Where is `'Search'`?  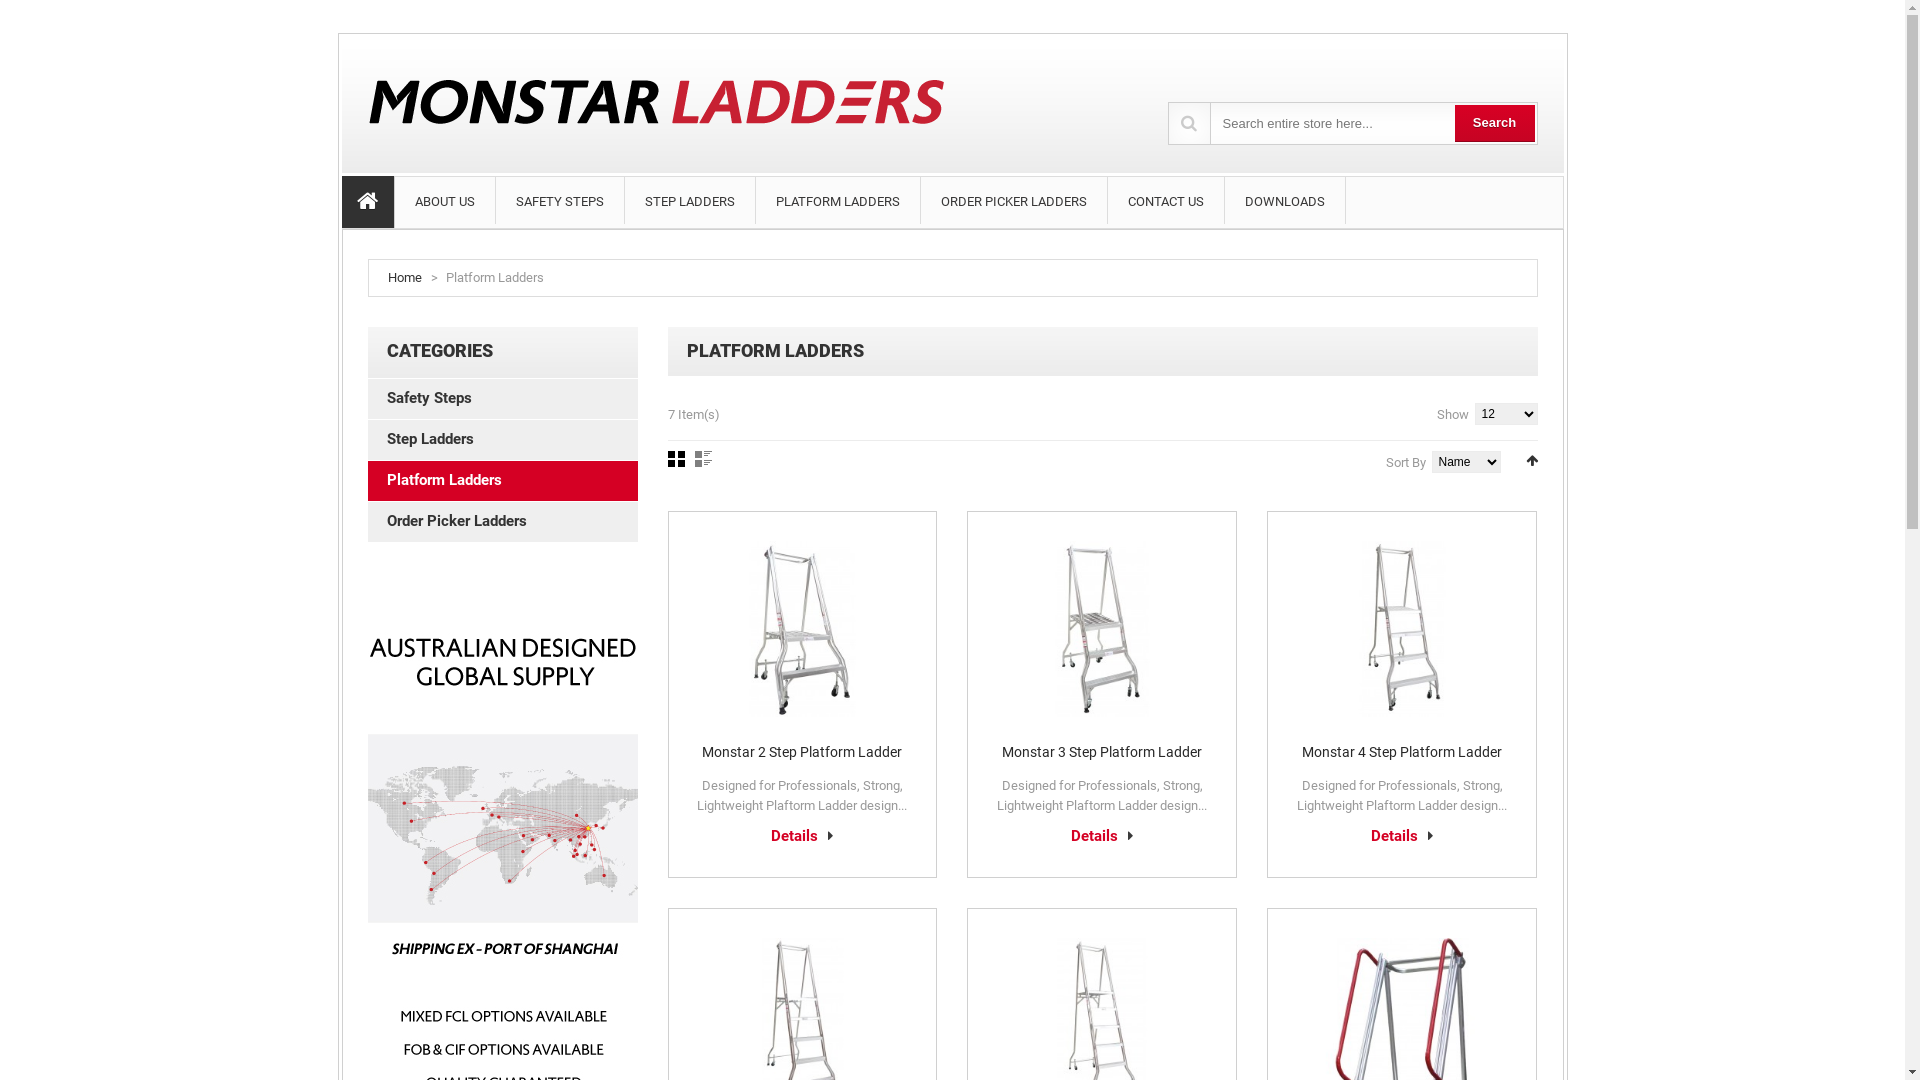 'Search' is located at coordinates (1454, 123).